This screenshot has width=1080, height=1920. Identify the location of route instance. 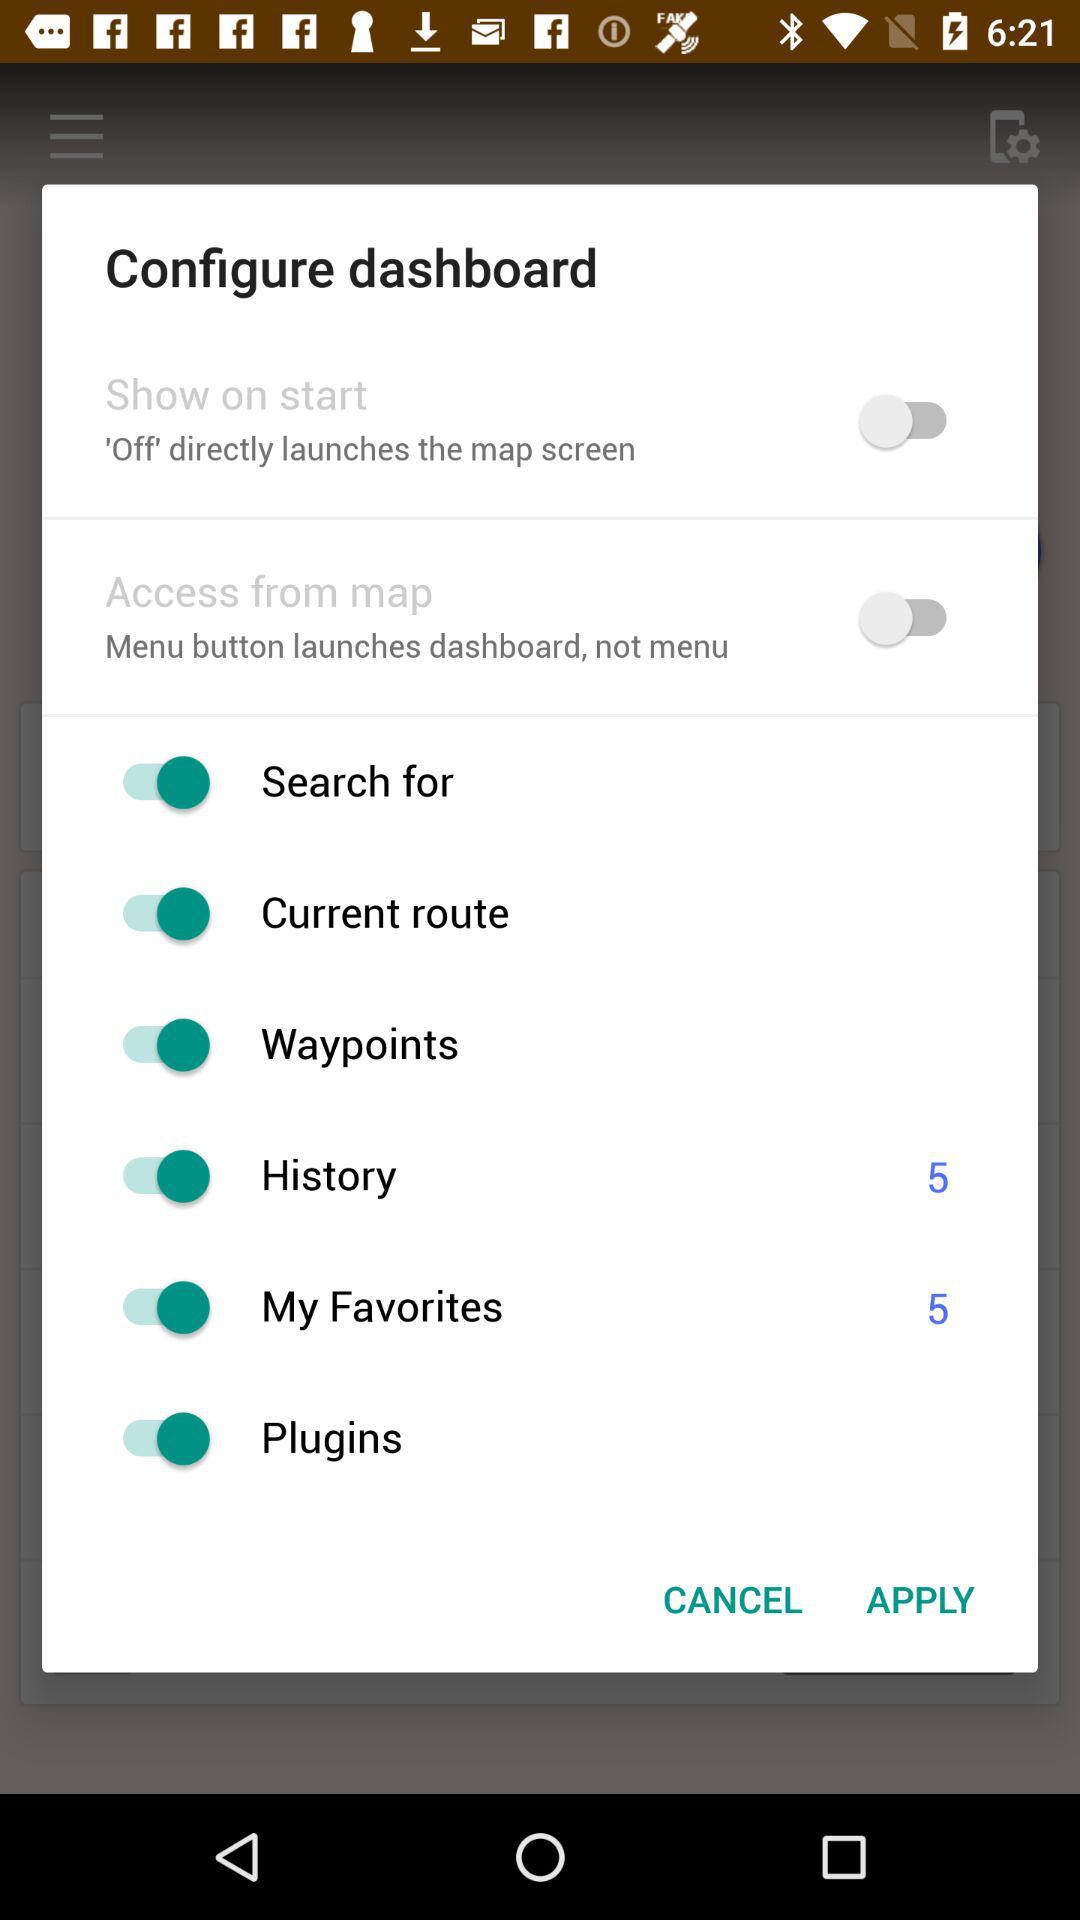
(155, 912).